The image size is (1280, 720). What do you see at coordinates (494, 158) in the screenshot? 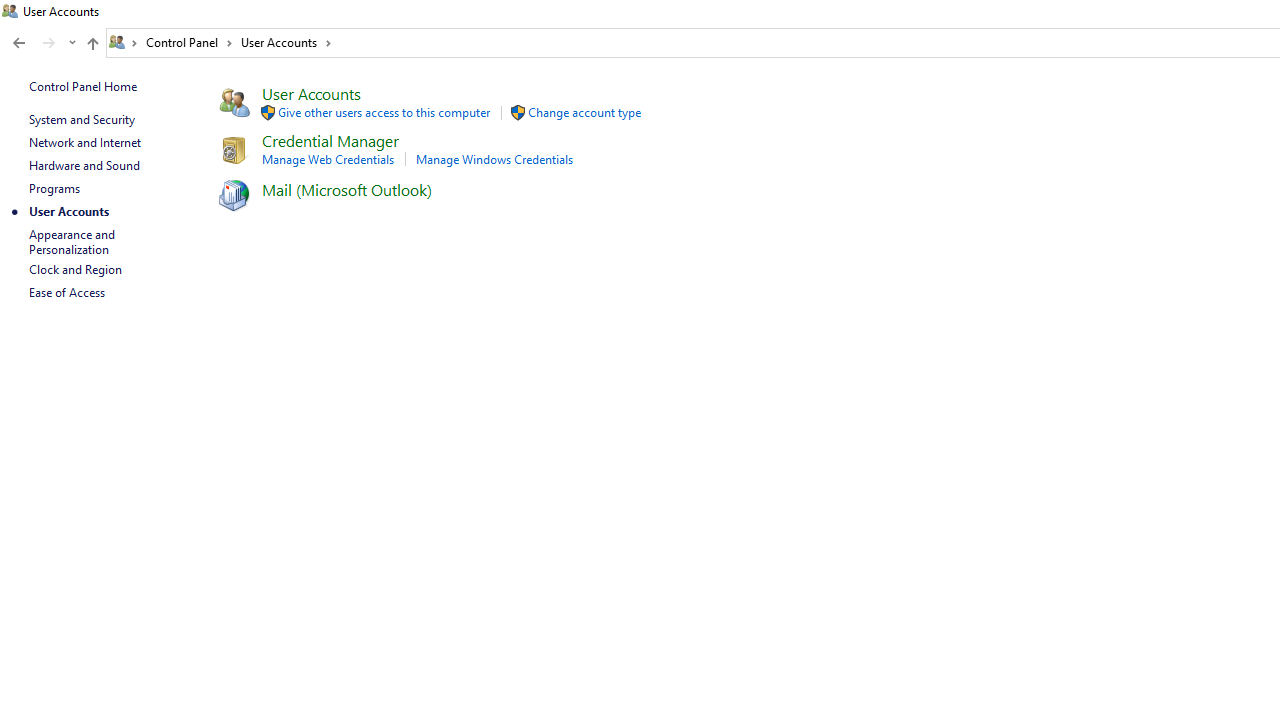
I see `'Manage Windows Credentials'` at bounding box center [494, 158].